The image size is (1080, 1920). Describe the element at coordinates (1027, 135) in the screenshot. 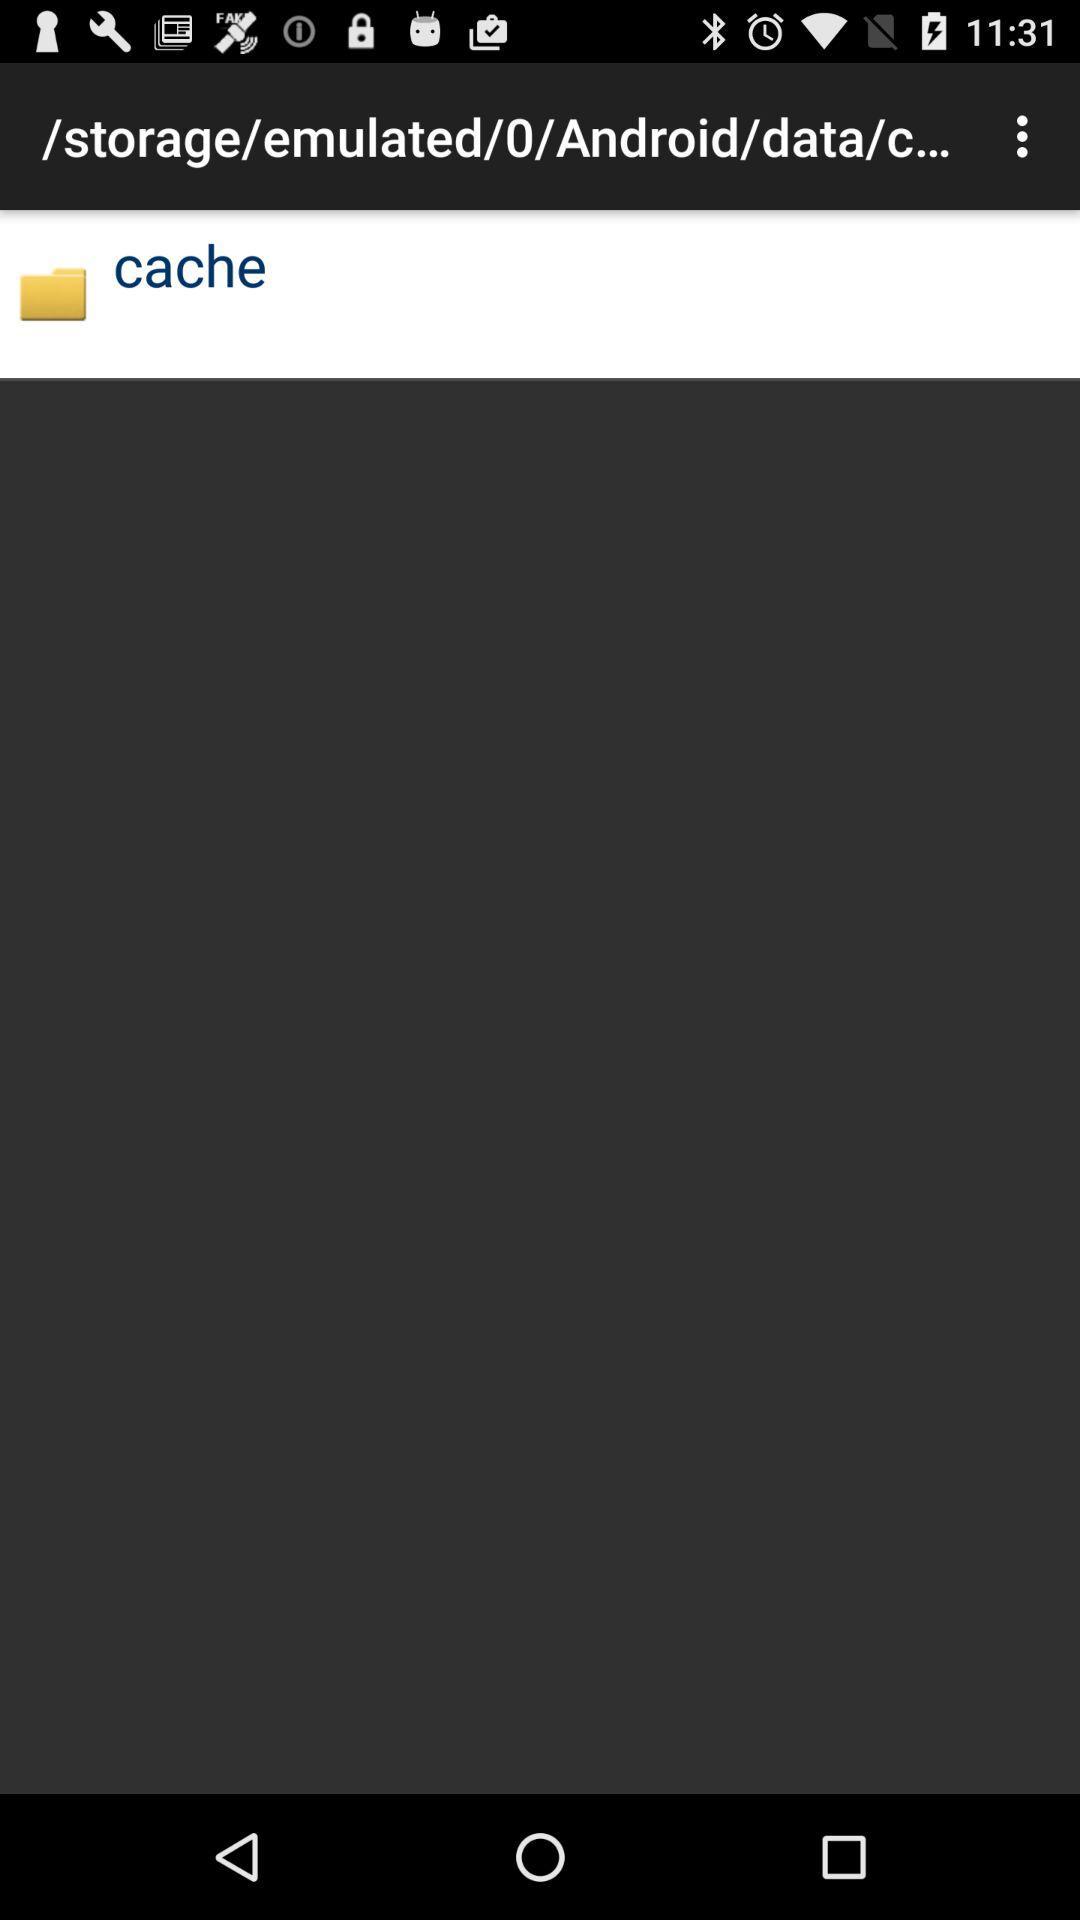

I see `item at the top right corner` at that location.